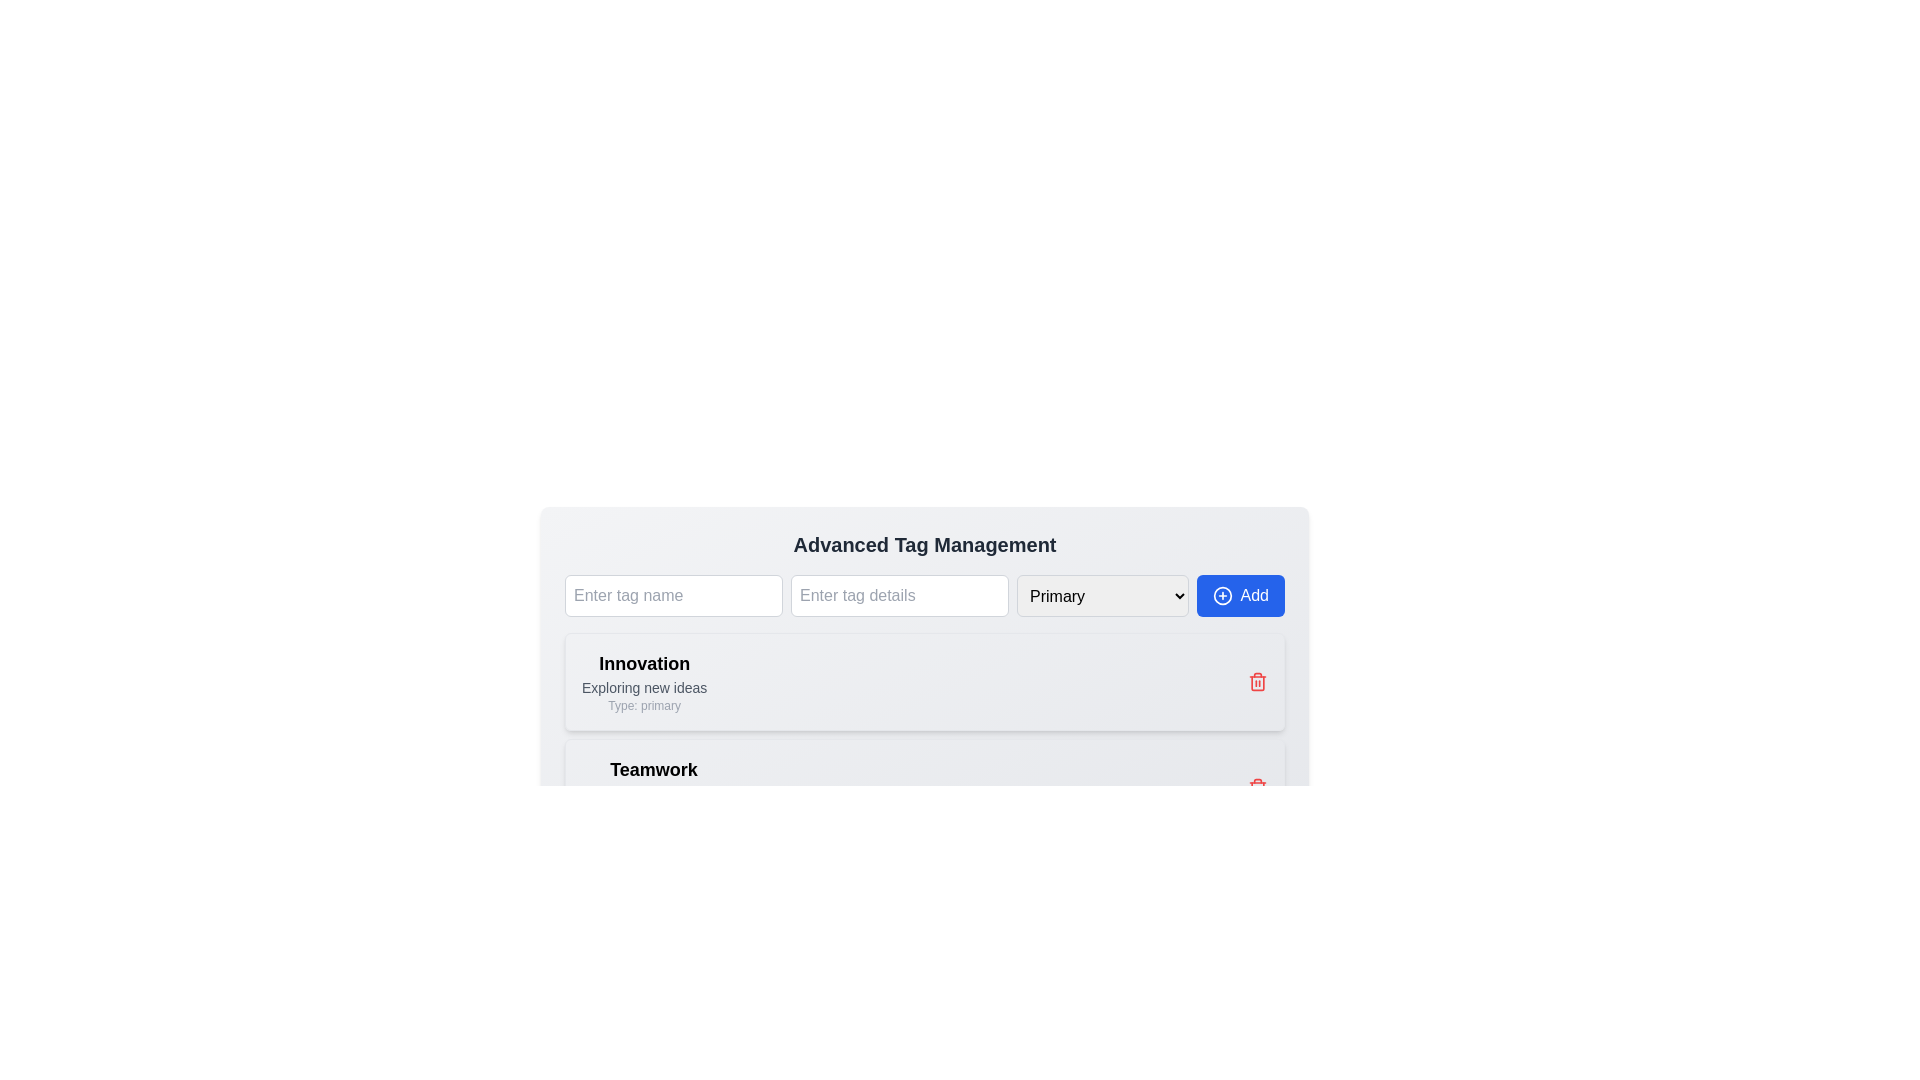  What do you see at coordinates (1221, 595) in the screenshot?
I see `the circular icon with a plus symbol inside the blue 'Add' button located in the top-right section of the interface` at bounding box center [1221, 595].